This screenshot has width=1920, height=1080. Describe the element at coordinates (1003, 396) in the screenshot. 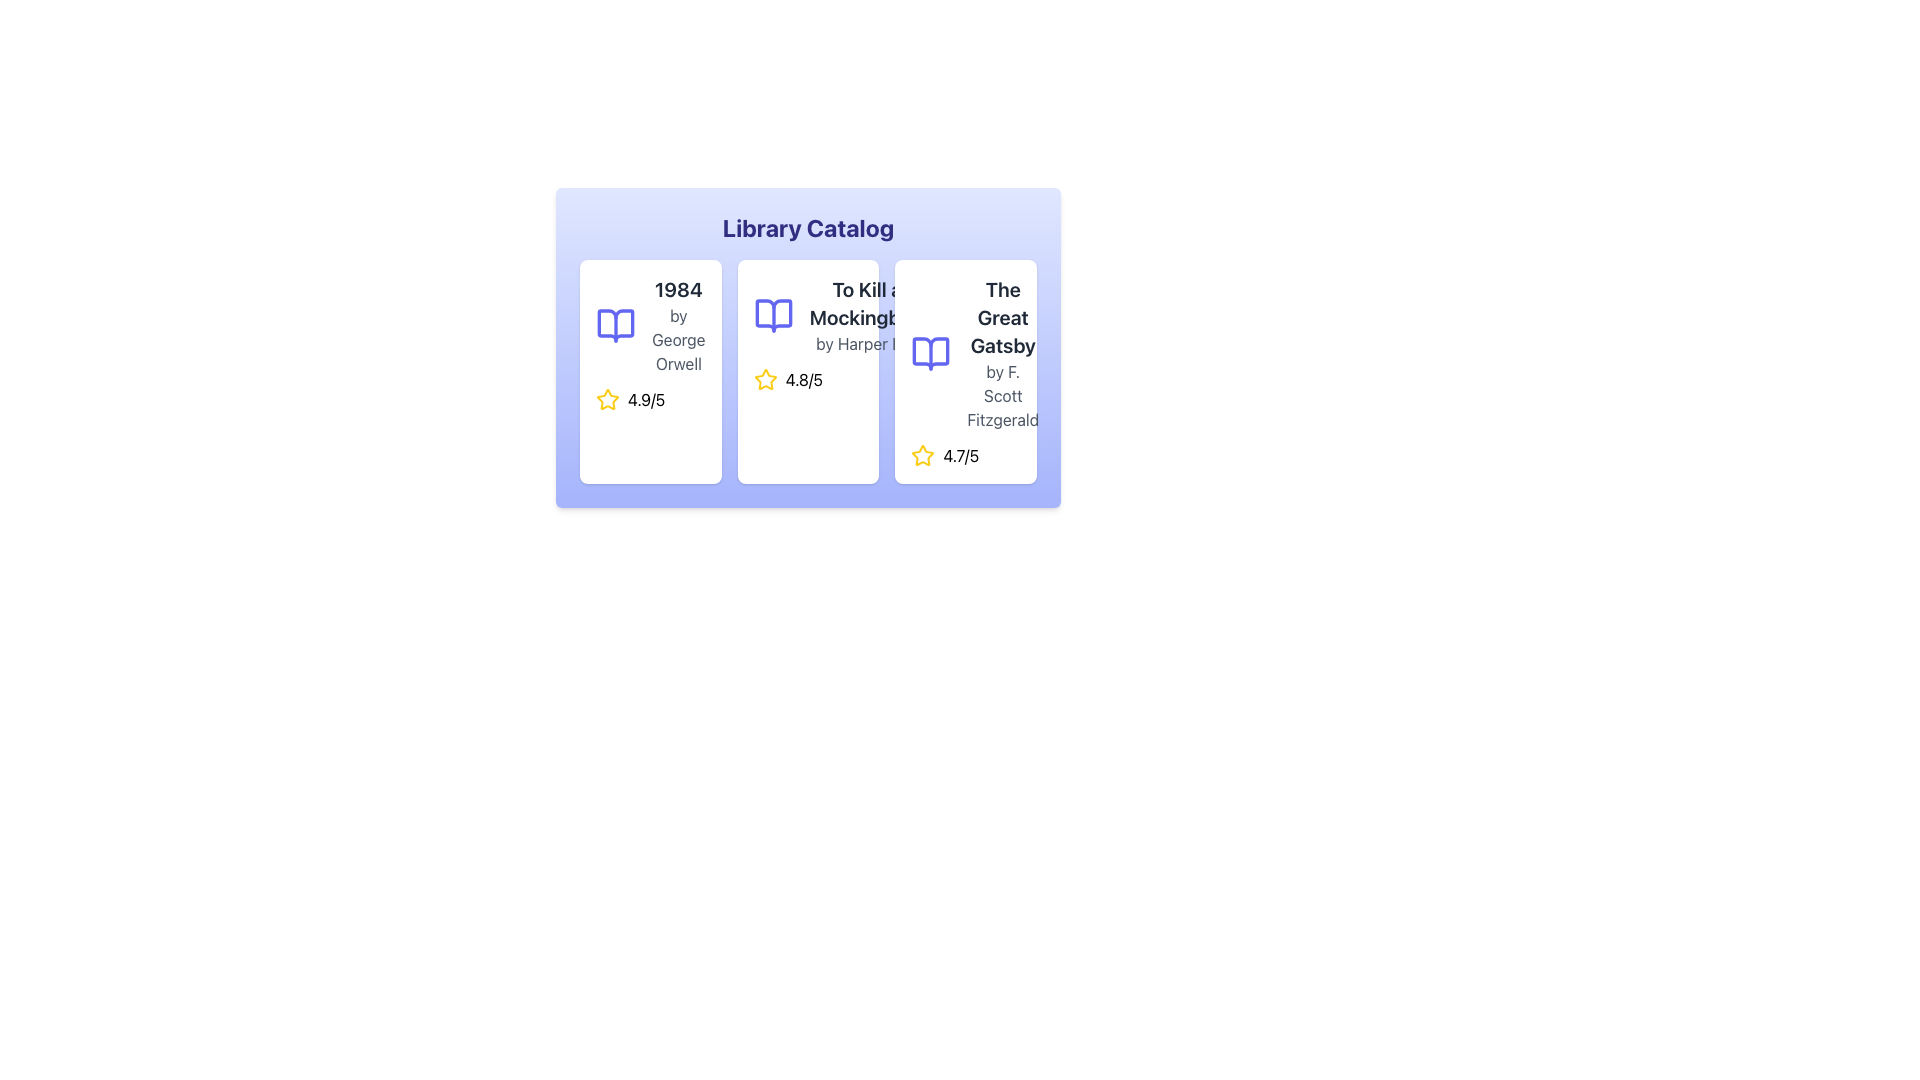

I see `the text label displaying the author's name for the book 'The Great Gatsby', which is located at the bottom of the book information card` at that location.